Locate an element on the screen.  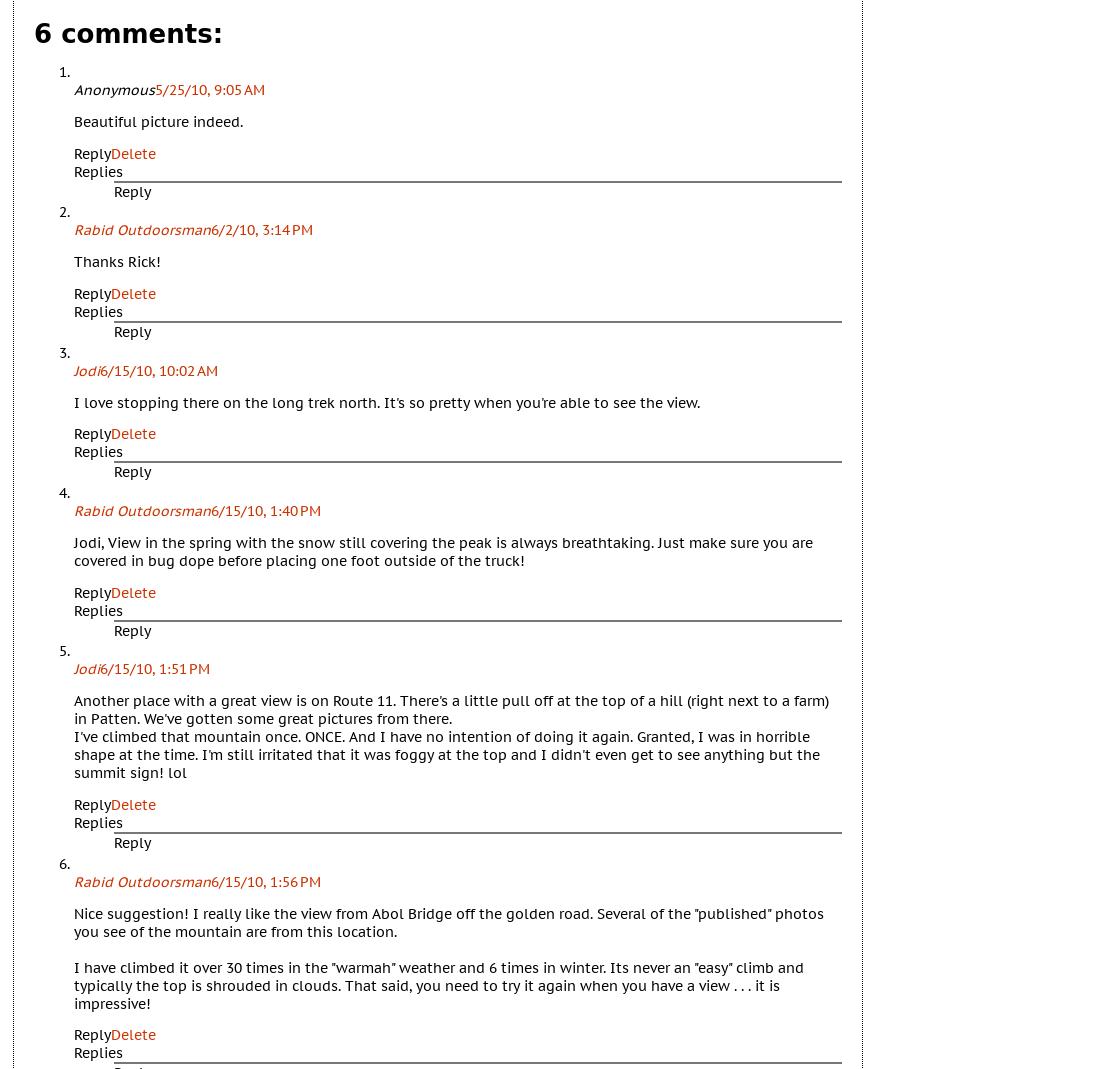
'6/15/10, 1:51 PM' is located at coordinates (155, 667).